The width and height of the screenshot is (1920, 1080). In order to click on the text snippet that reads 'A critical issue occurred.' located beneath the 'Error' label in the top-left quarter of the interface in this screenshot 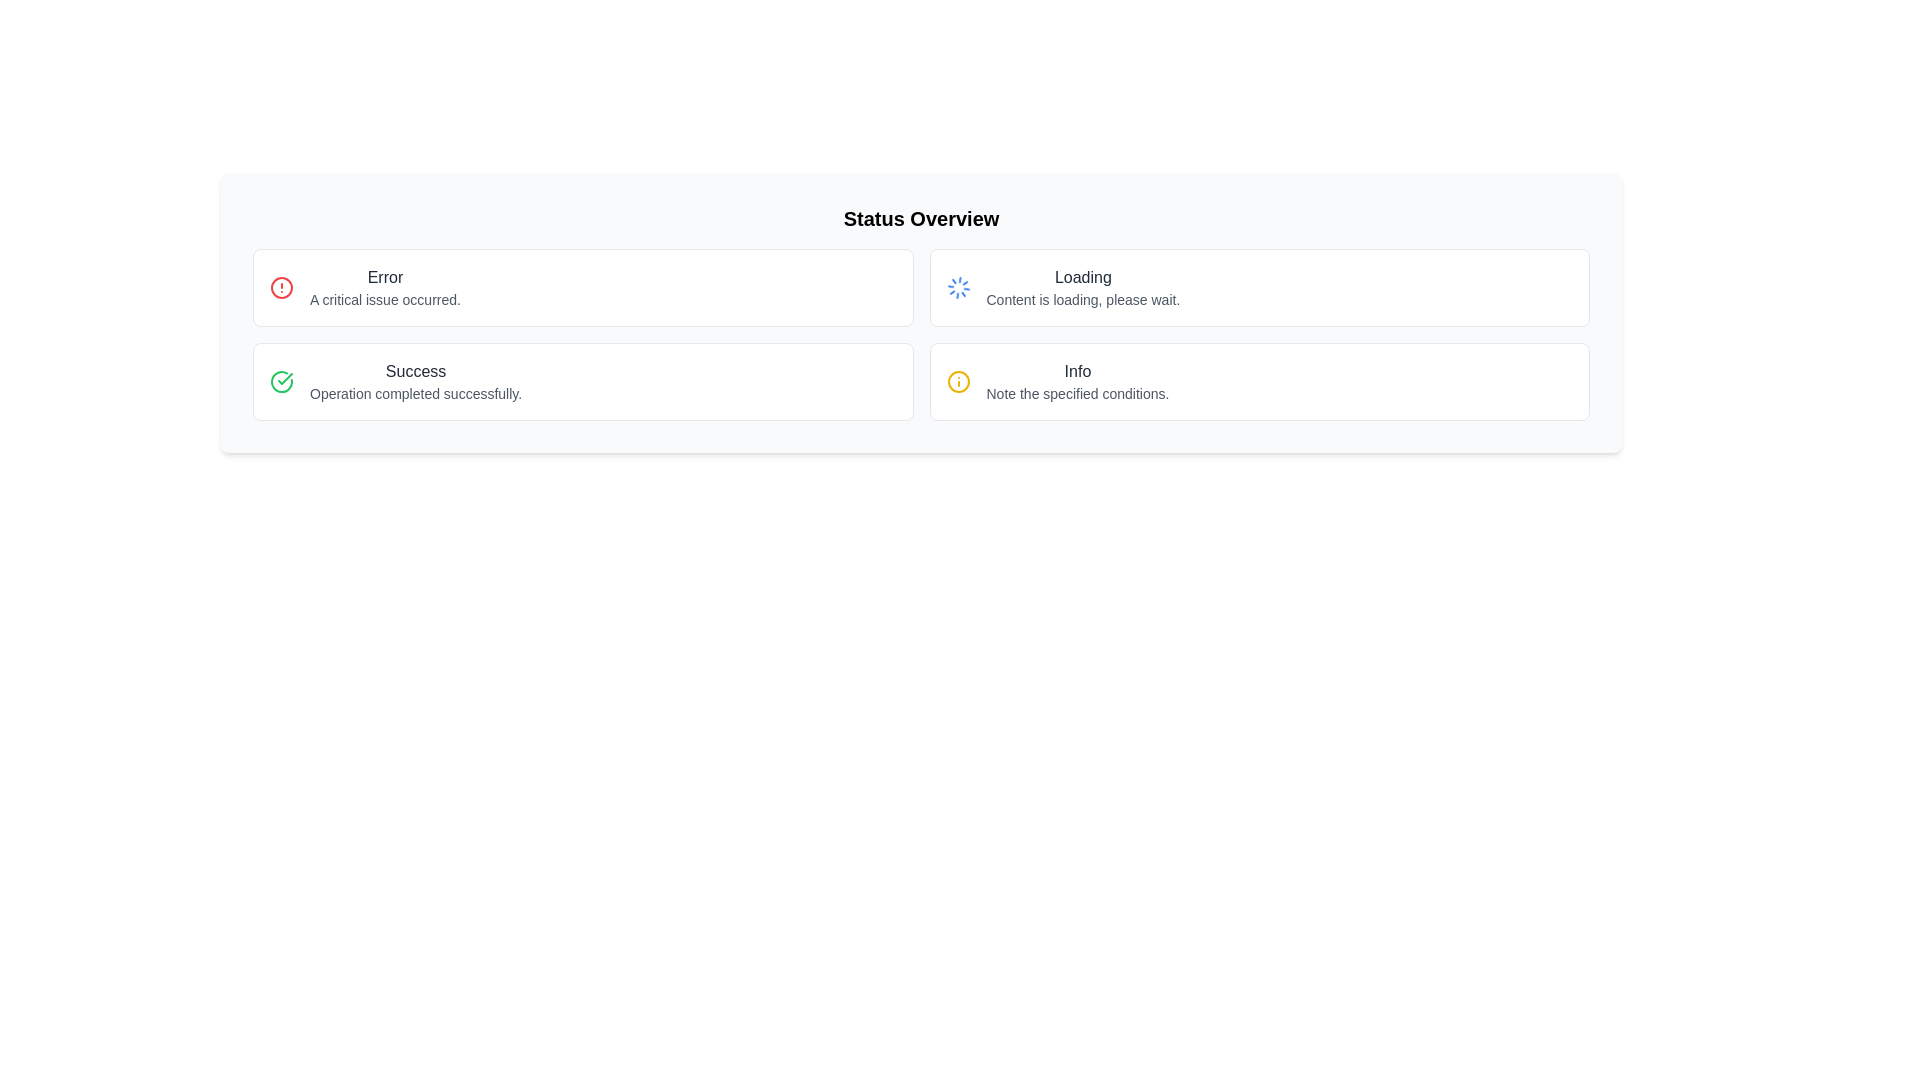, I will do `click(385, 300)`.